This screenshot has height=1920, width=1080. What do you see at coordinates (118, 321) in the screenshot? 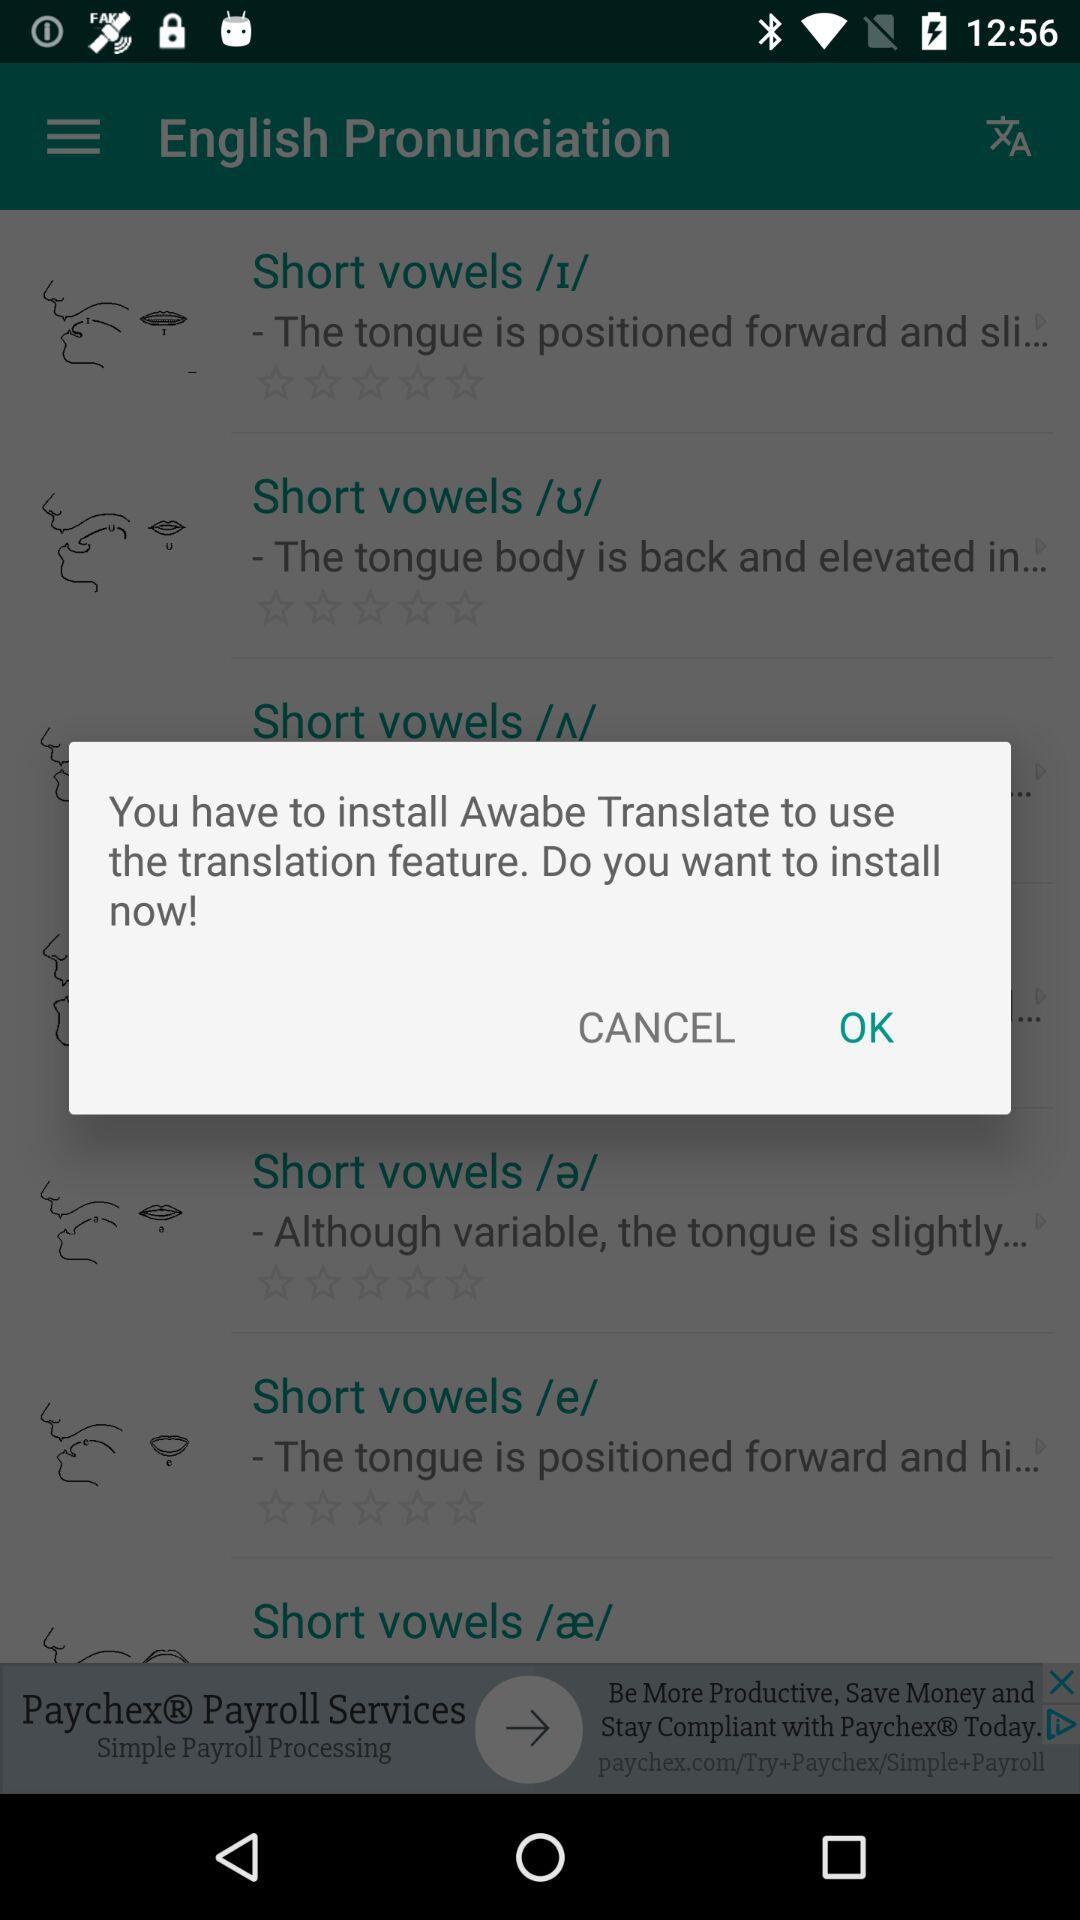
I see `image in the first option` at bounding box center [118, 321].